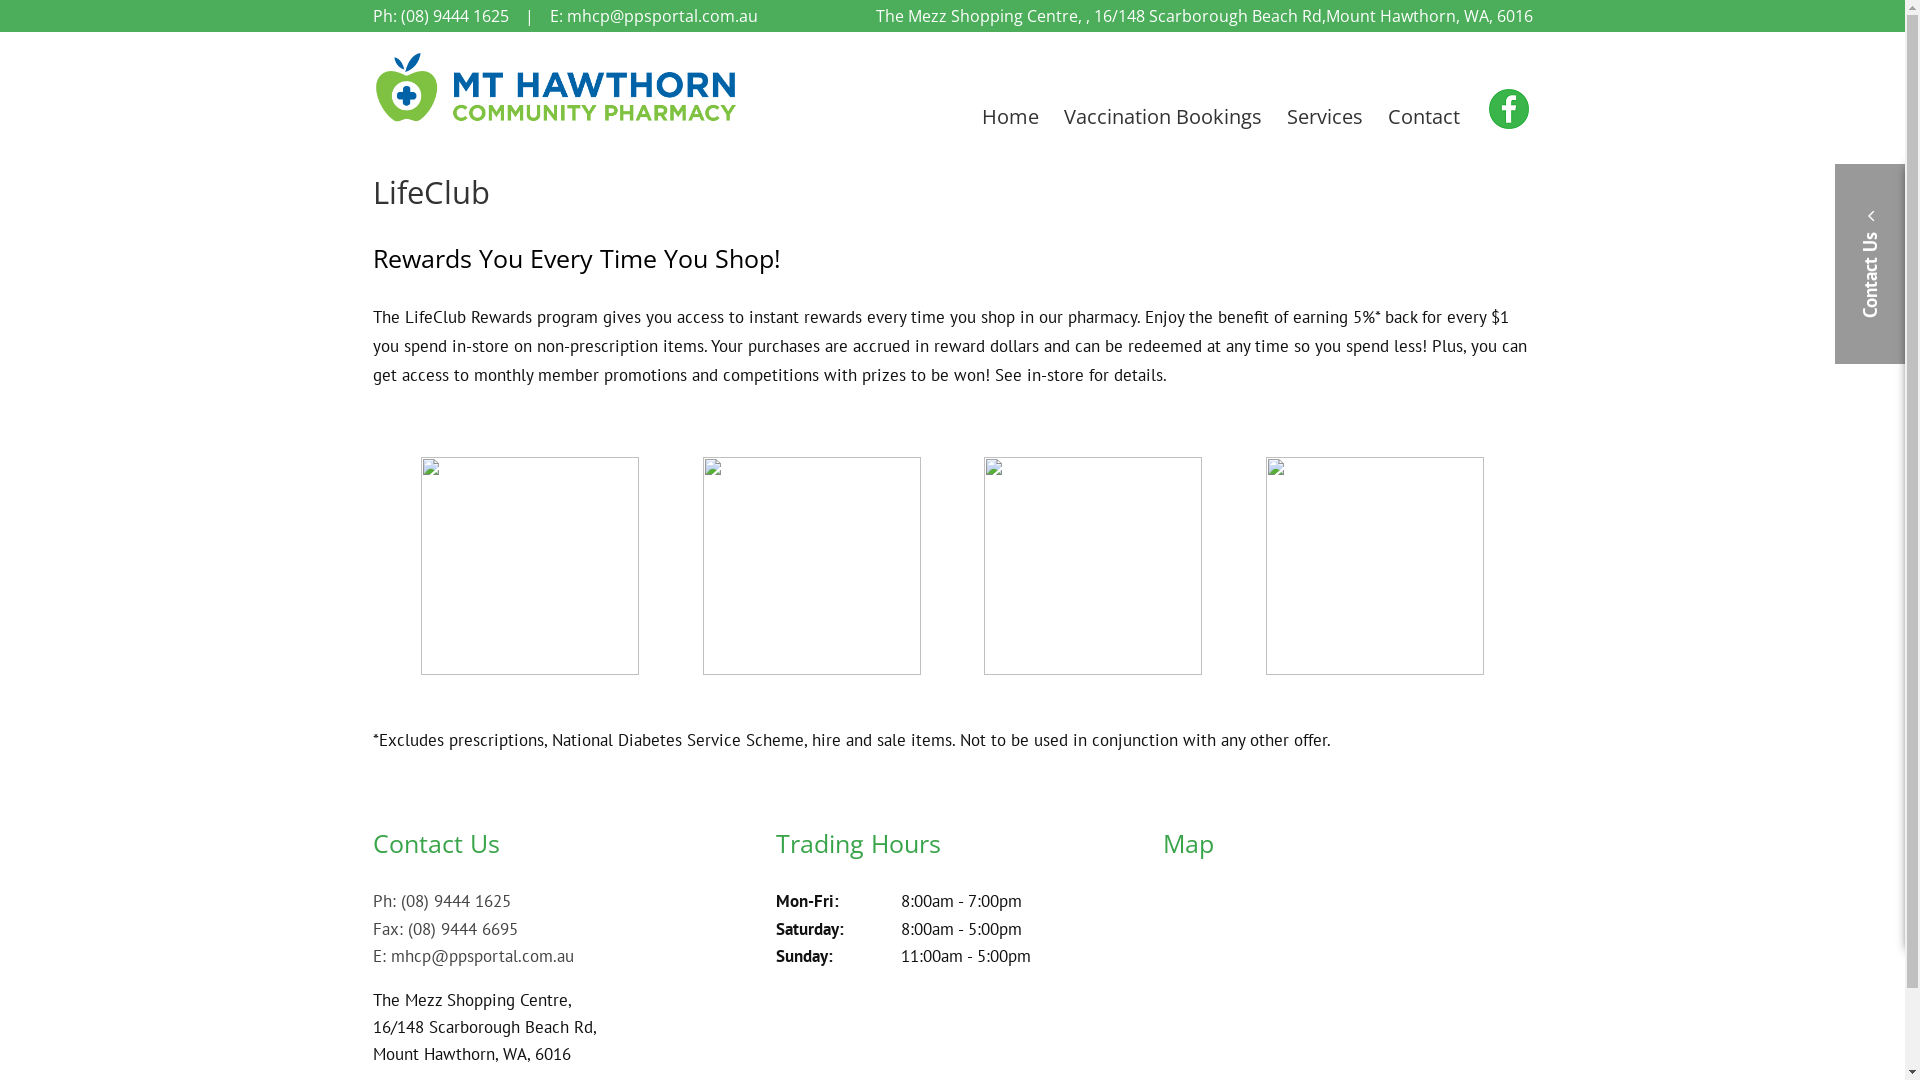  What do you see at coordinates (1324, 116) in the screenshot?
I see `'Services'` at bounding box center [1324, 116].